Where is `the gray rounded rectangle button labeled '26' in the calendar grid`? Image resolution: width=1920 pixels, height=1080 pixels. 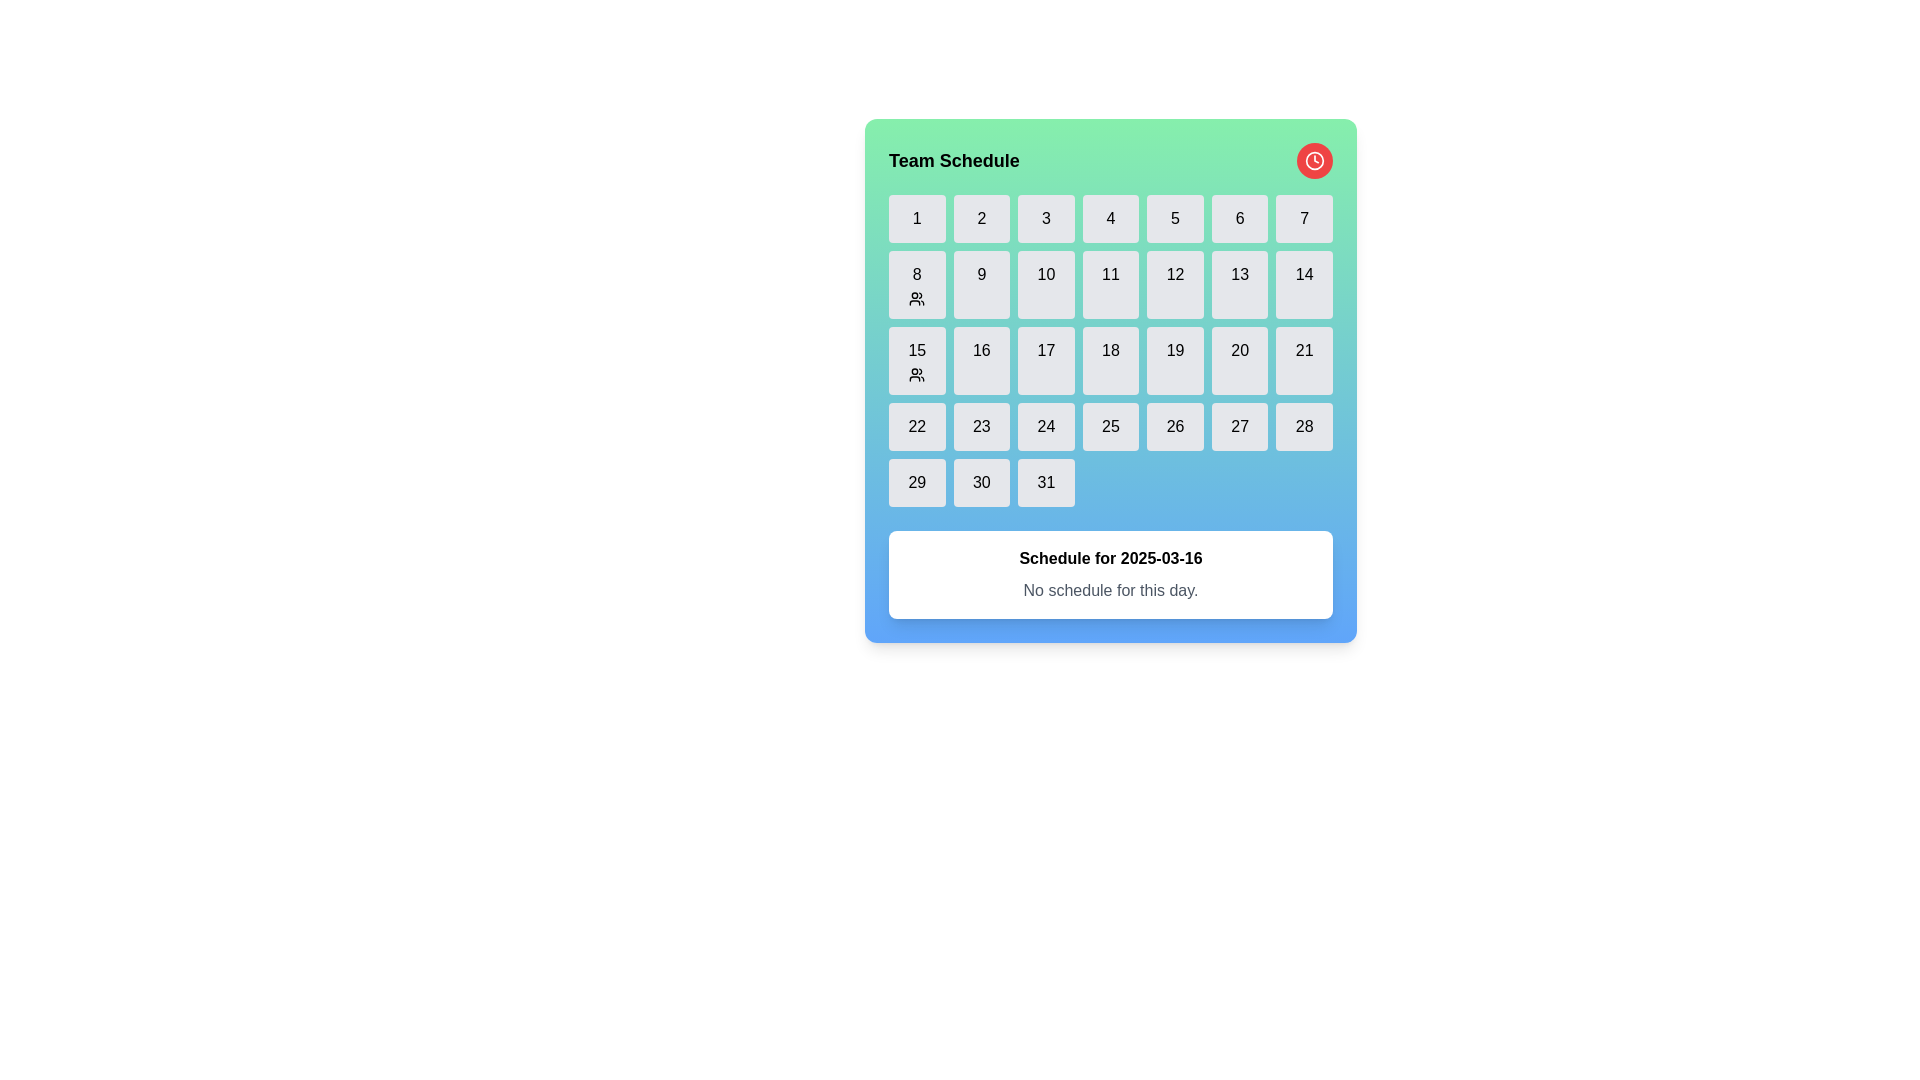
the gray rounded rectangle button labeled '26' in the calendar grid is located at coordinates (1175, 426).